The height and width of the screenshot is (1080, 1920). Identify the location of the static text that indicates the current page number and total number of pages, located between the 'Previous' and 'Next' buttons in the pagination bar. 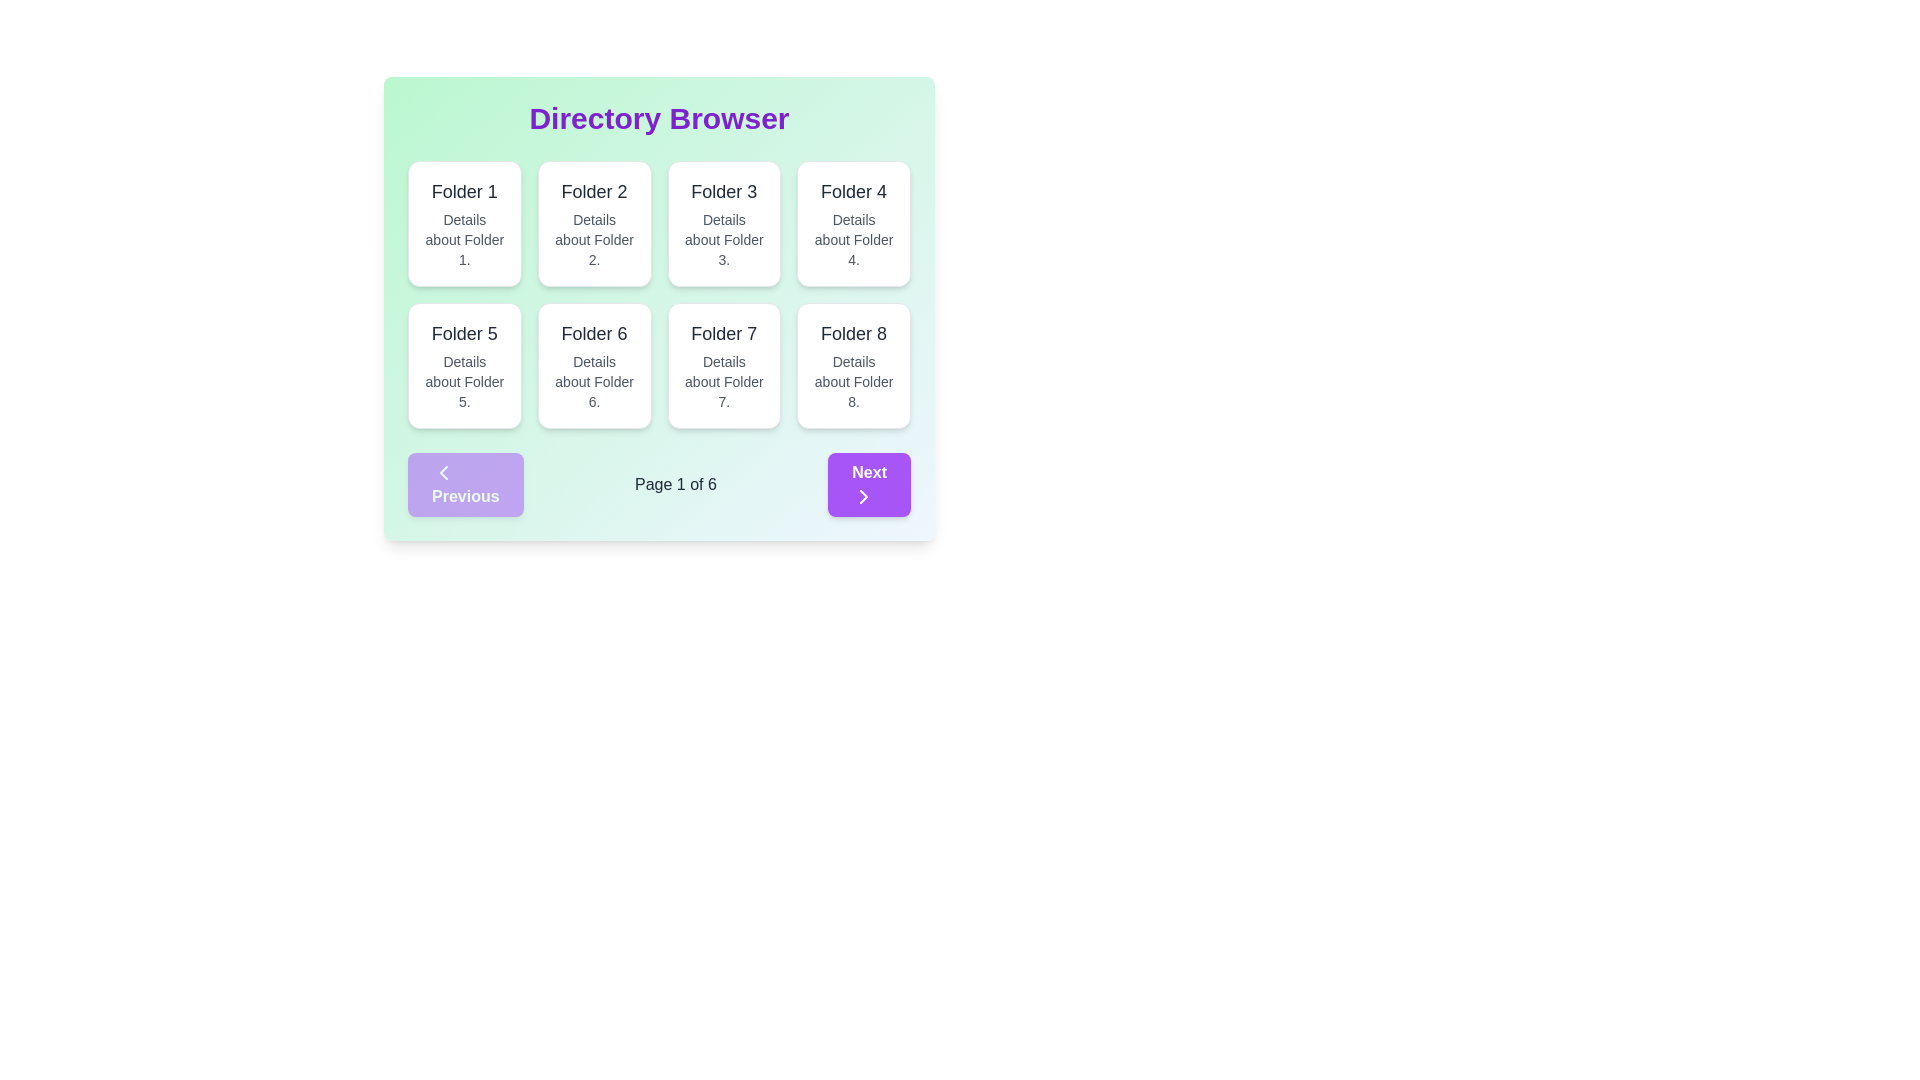
(676, 485).